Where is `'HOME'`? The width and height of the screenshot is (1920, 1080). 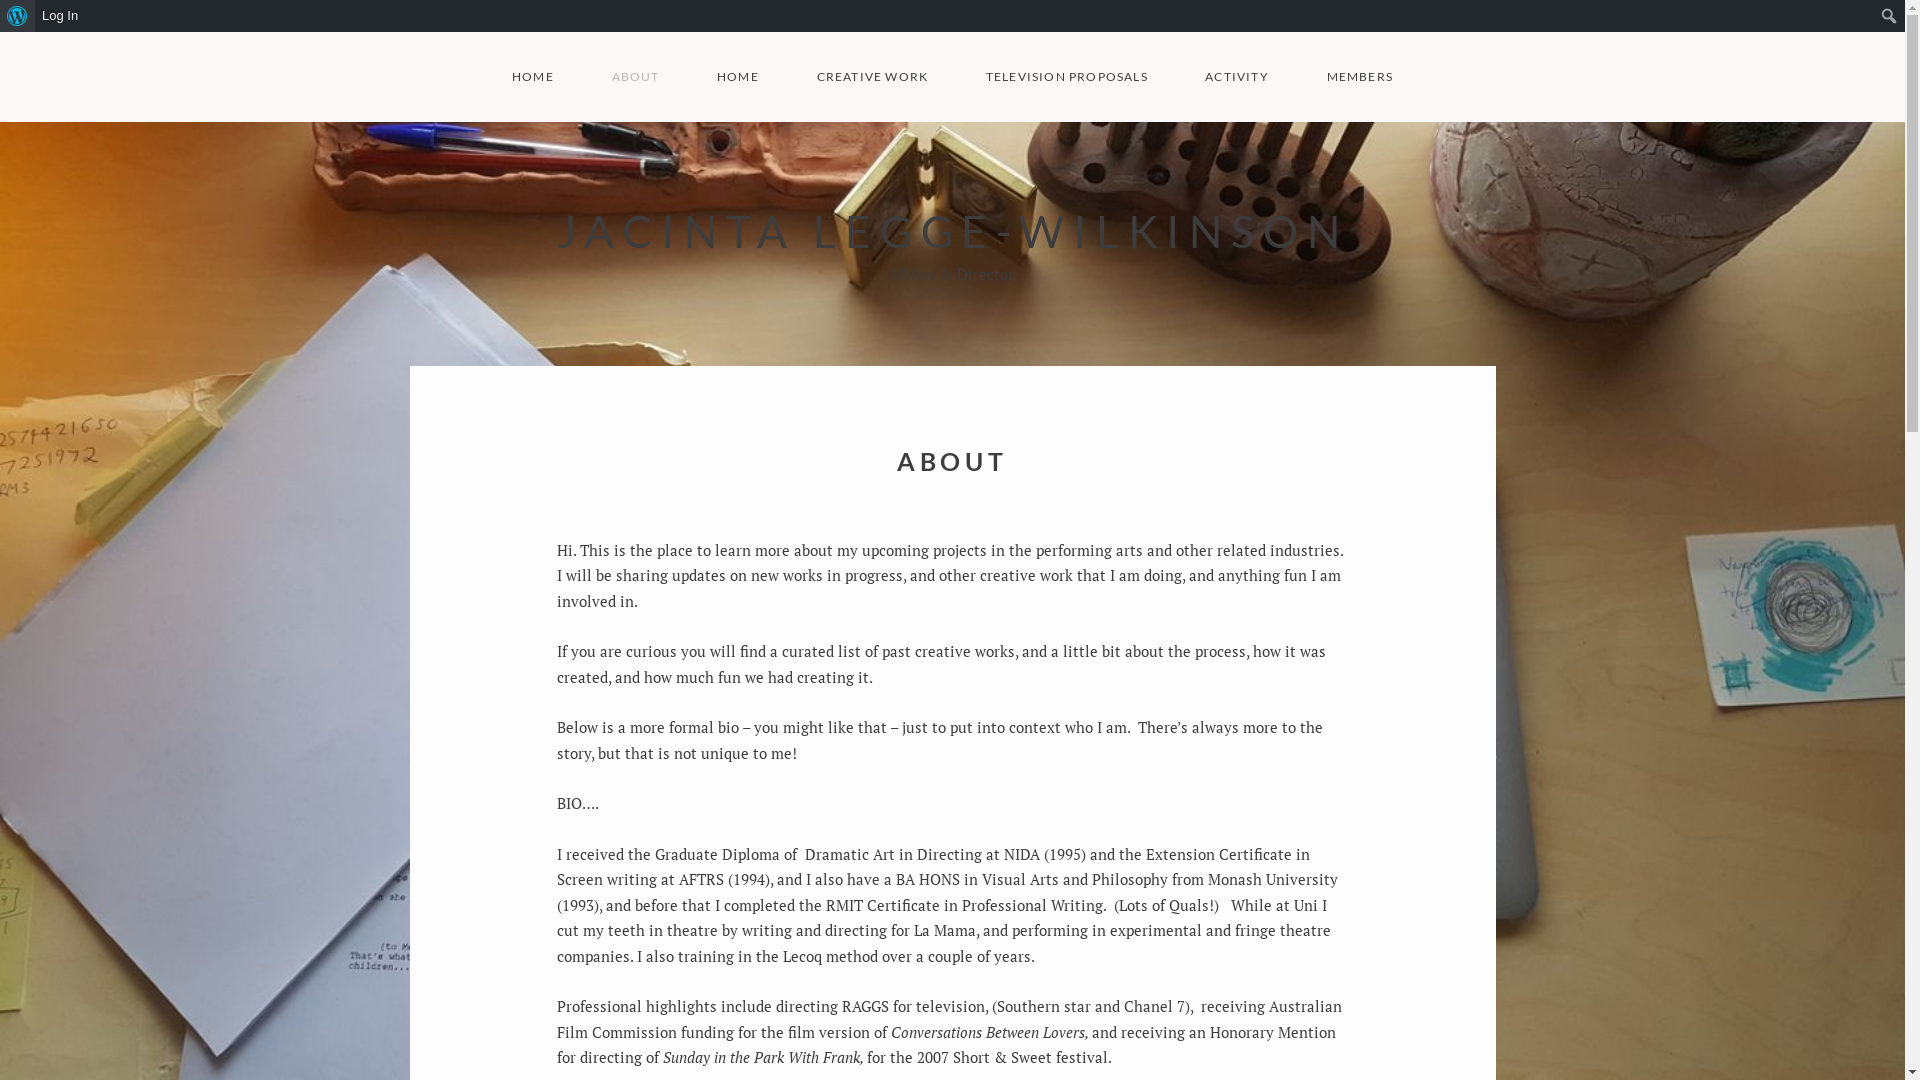
'HOME' is located at coordinates (532, 76).